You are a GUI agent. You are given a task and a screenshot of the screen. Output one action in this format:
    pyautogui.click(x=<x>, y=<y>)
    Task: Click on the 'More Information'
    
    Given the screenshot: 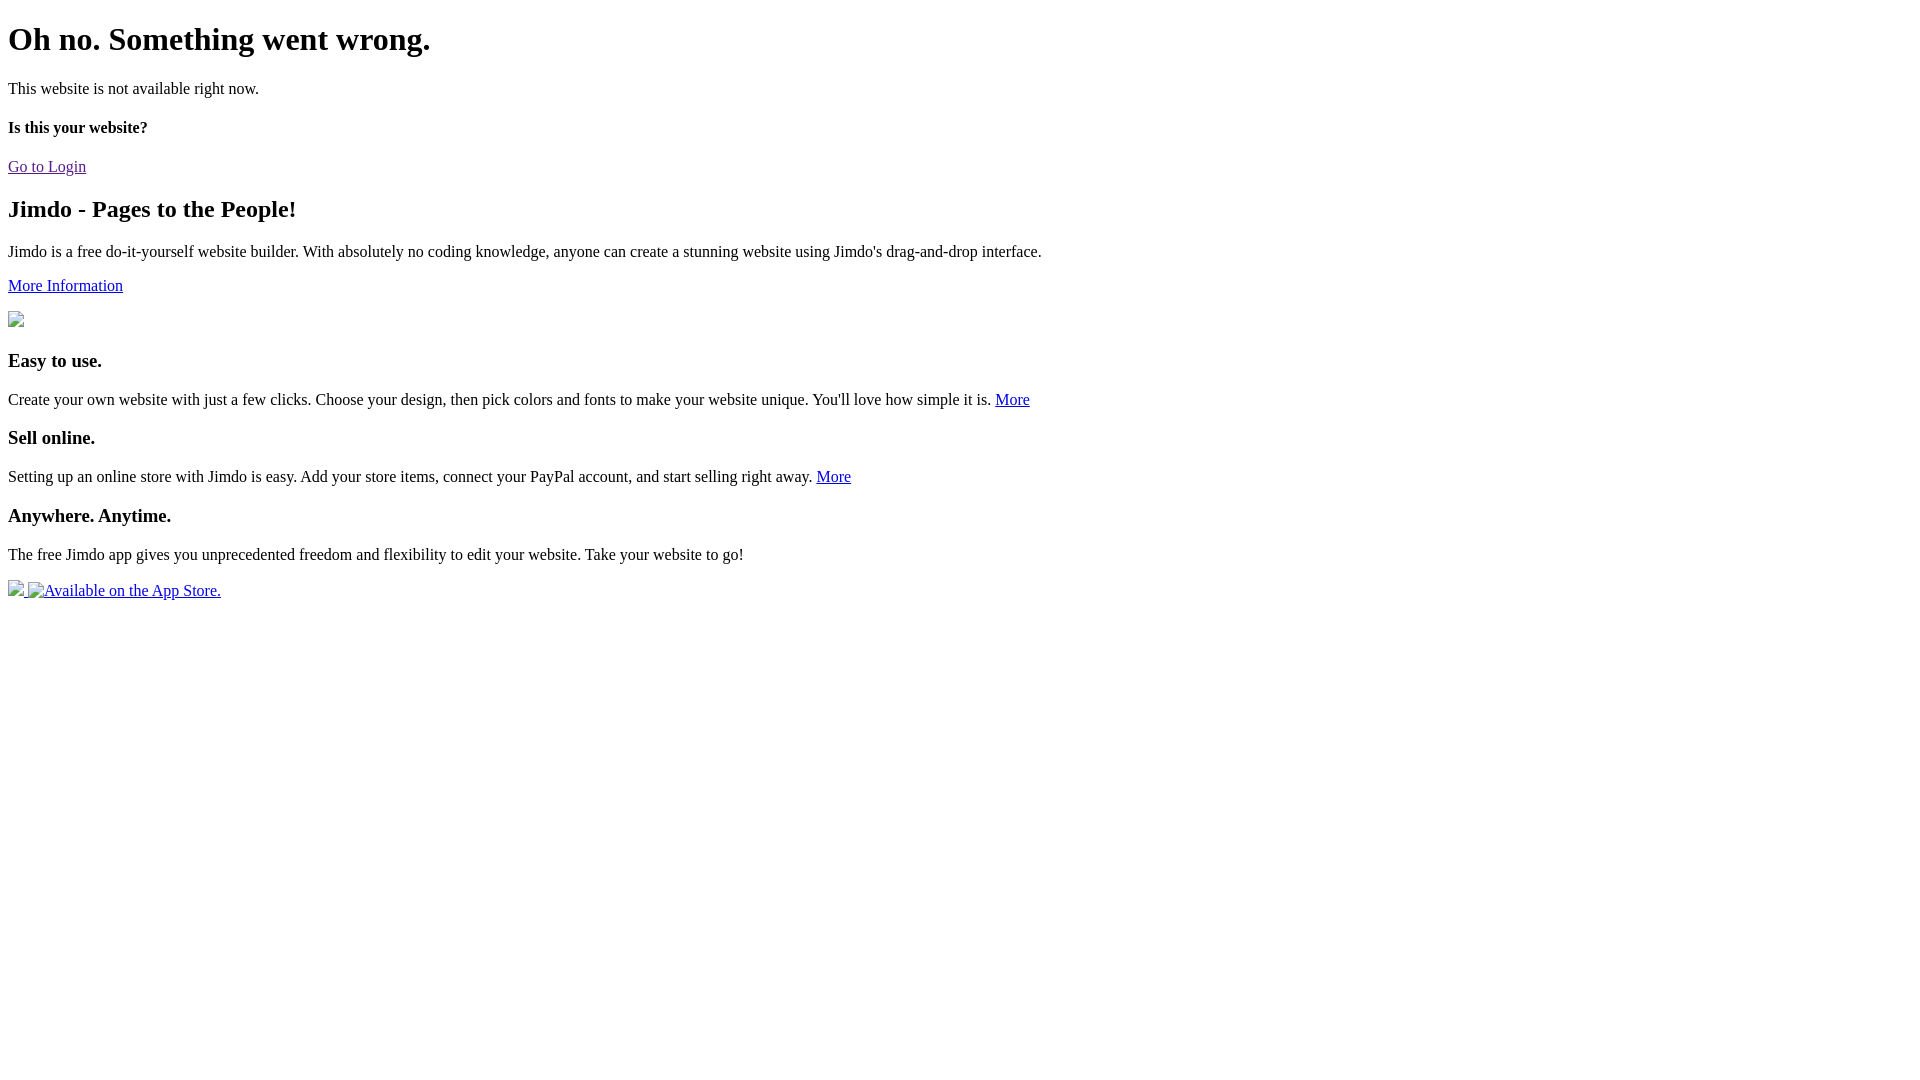 What is the action you would take?
    pyautogui.click(x=65, y=285)
    